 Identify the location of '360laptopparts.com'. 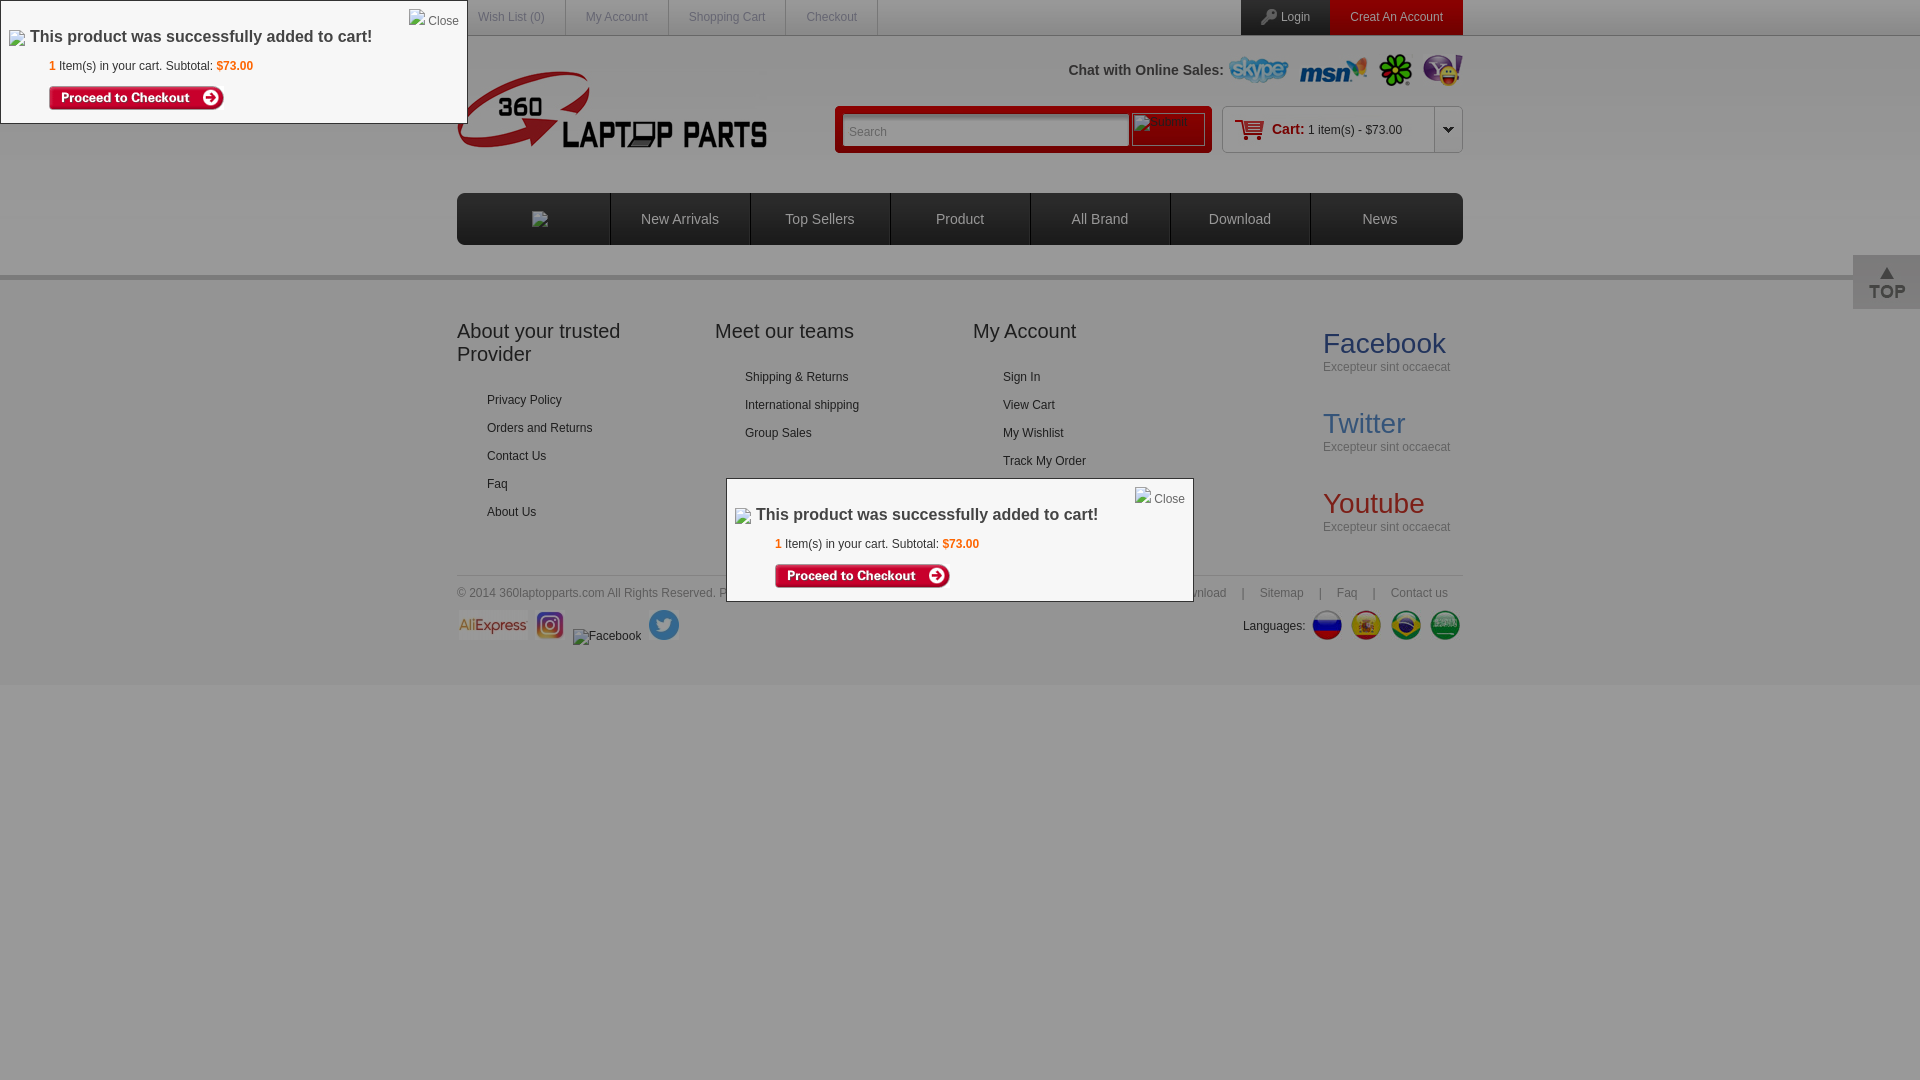
(839, 592).